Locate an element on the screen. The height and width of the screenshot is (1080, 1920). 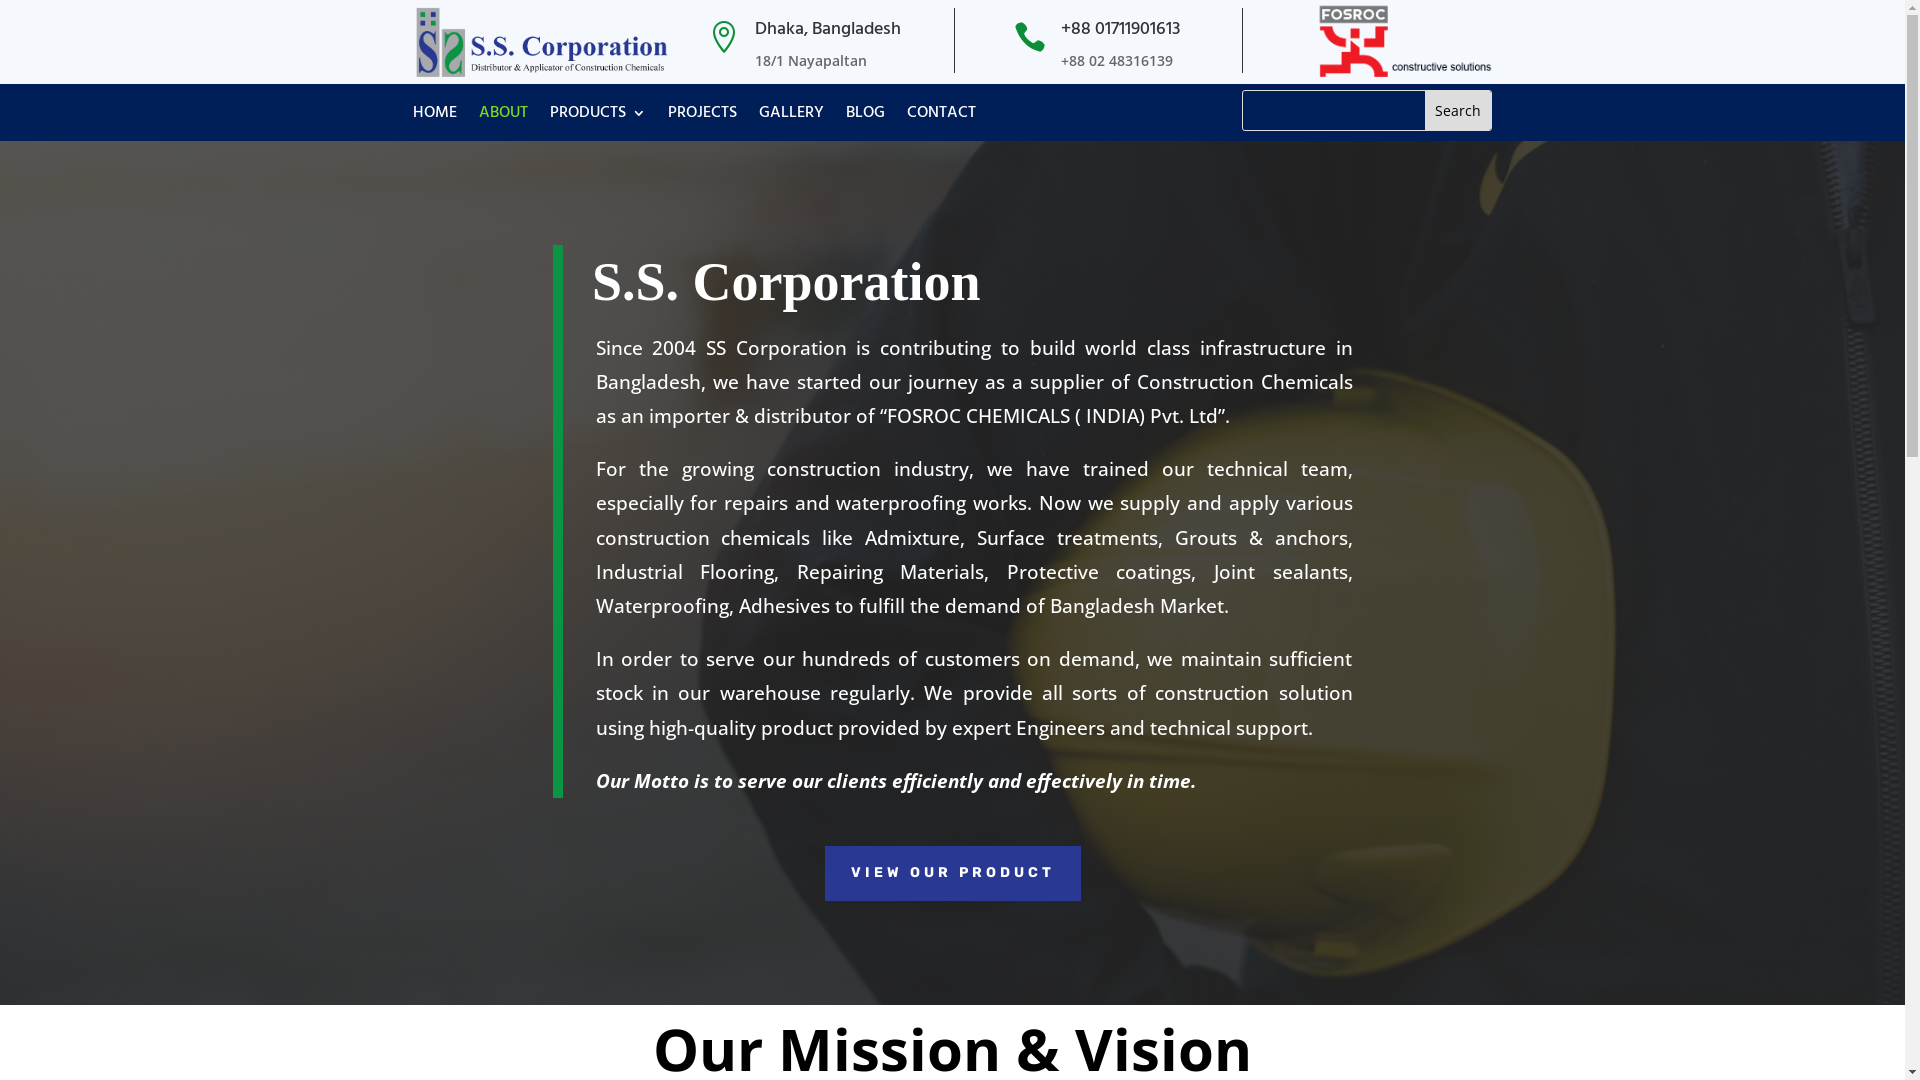
'HOME' is located at coordinates (432, 116).